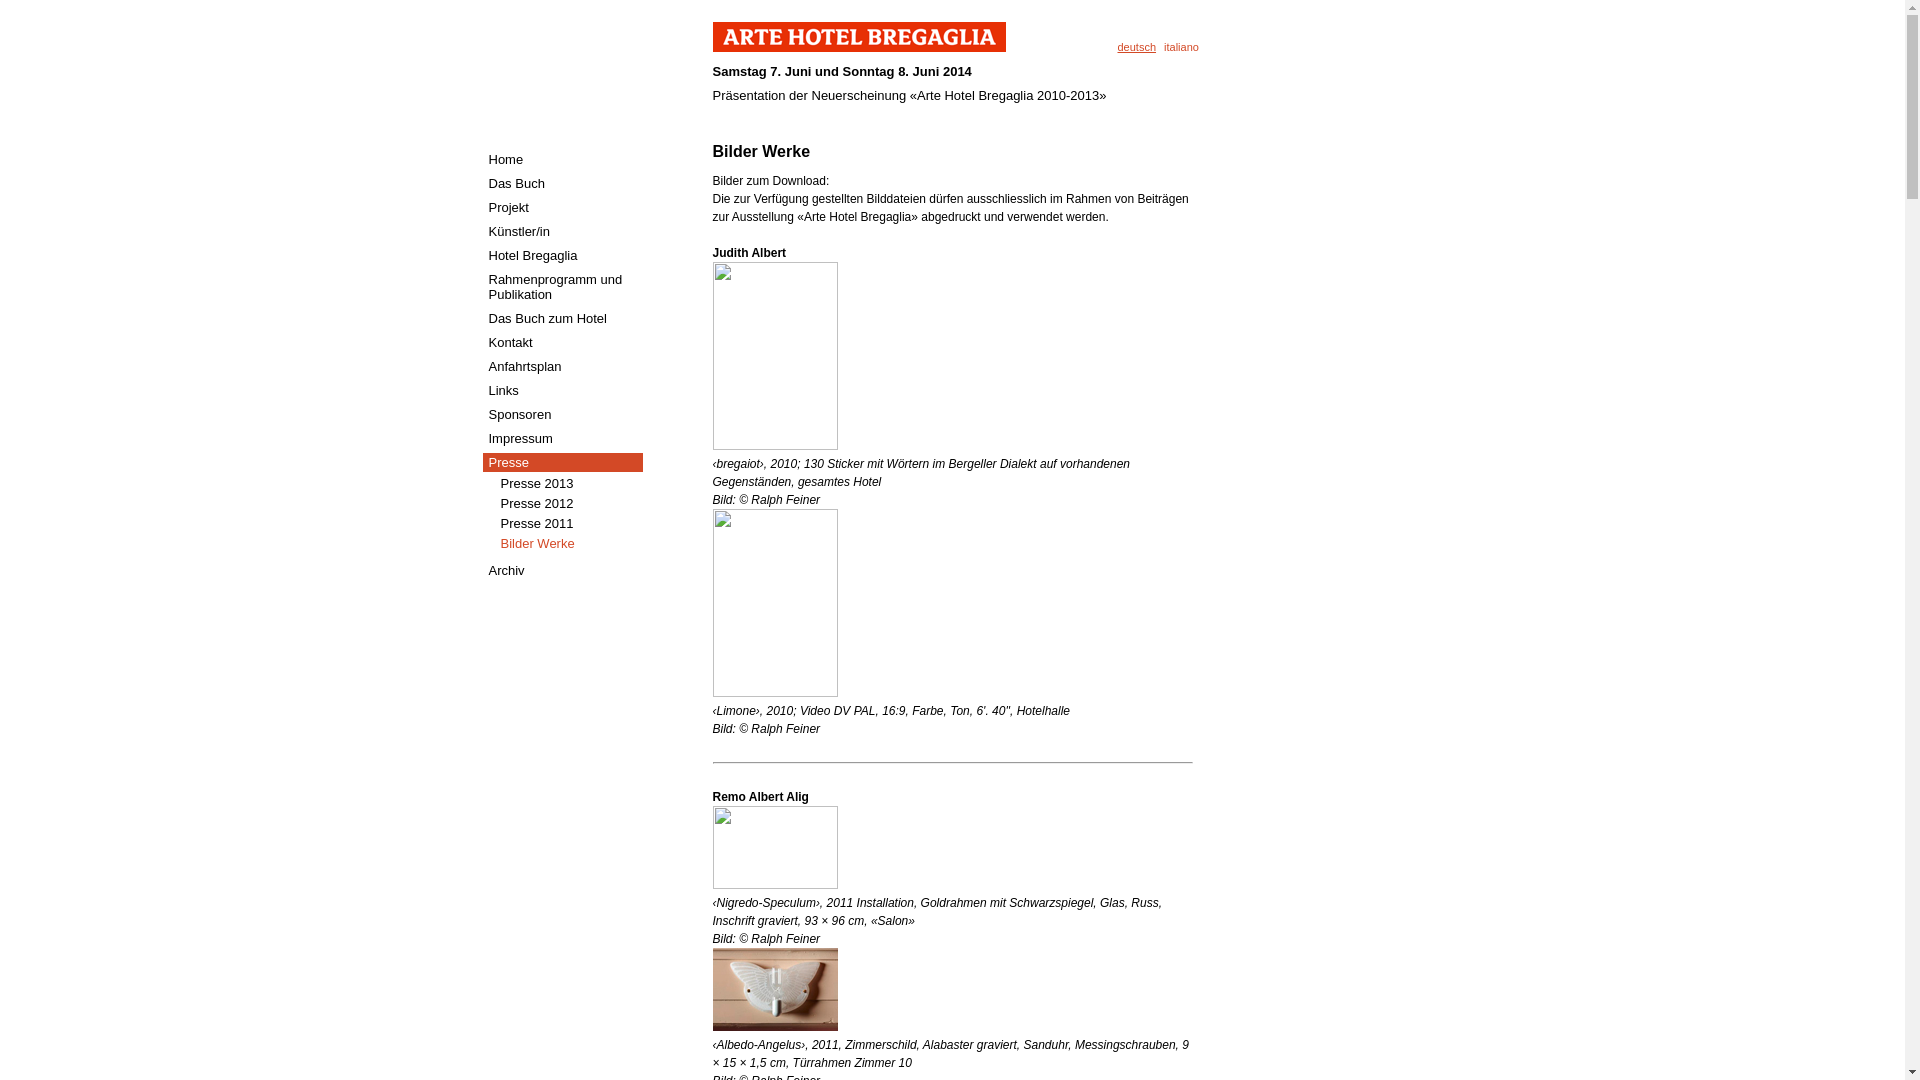 This screenshot has height=1080, width=1920. What do you see at coordinates (481, 413) in the screenshot?
I see `'Sponsoren'` at bounding box center [481, 413].